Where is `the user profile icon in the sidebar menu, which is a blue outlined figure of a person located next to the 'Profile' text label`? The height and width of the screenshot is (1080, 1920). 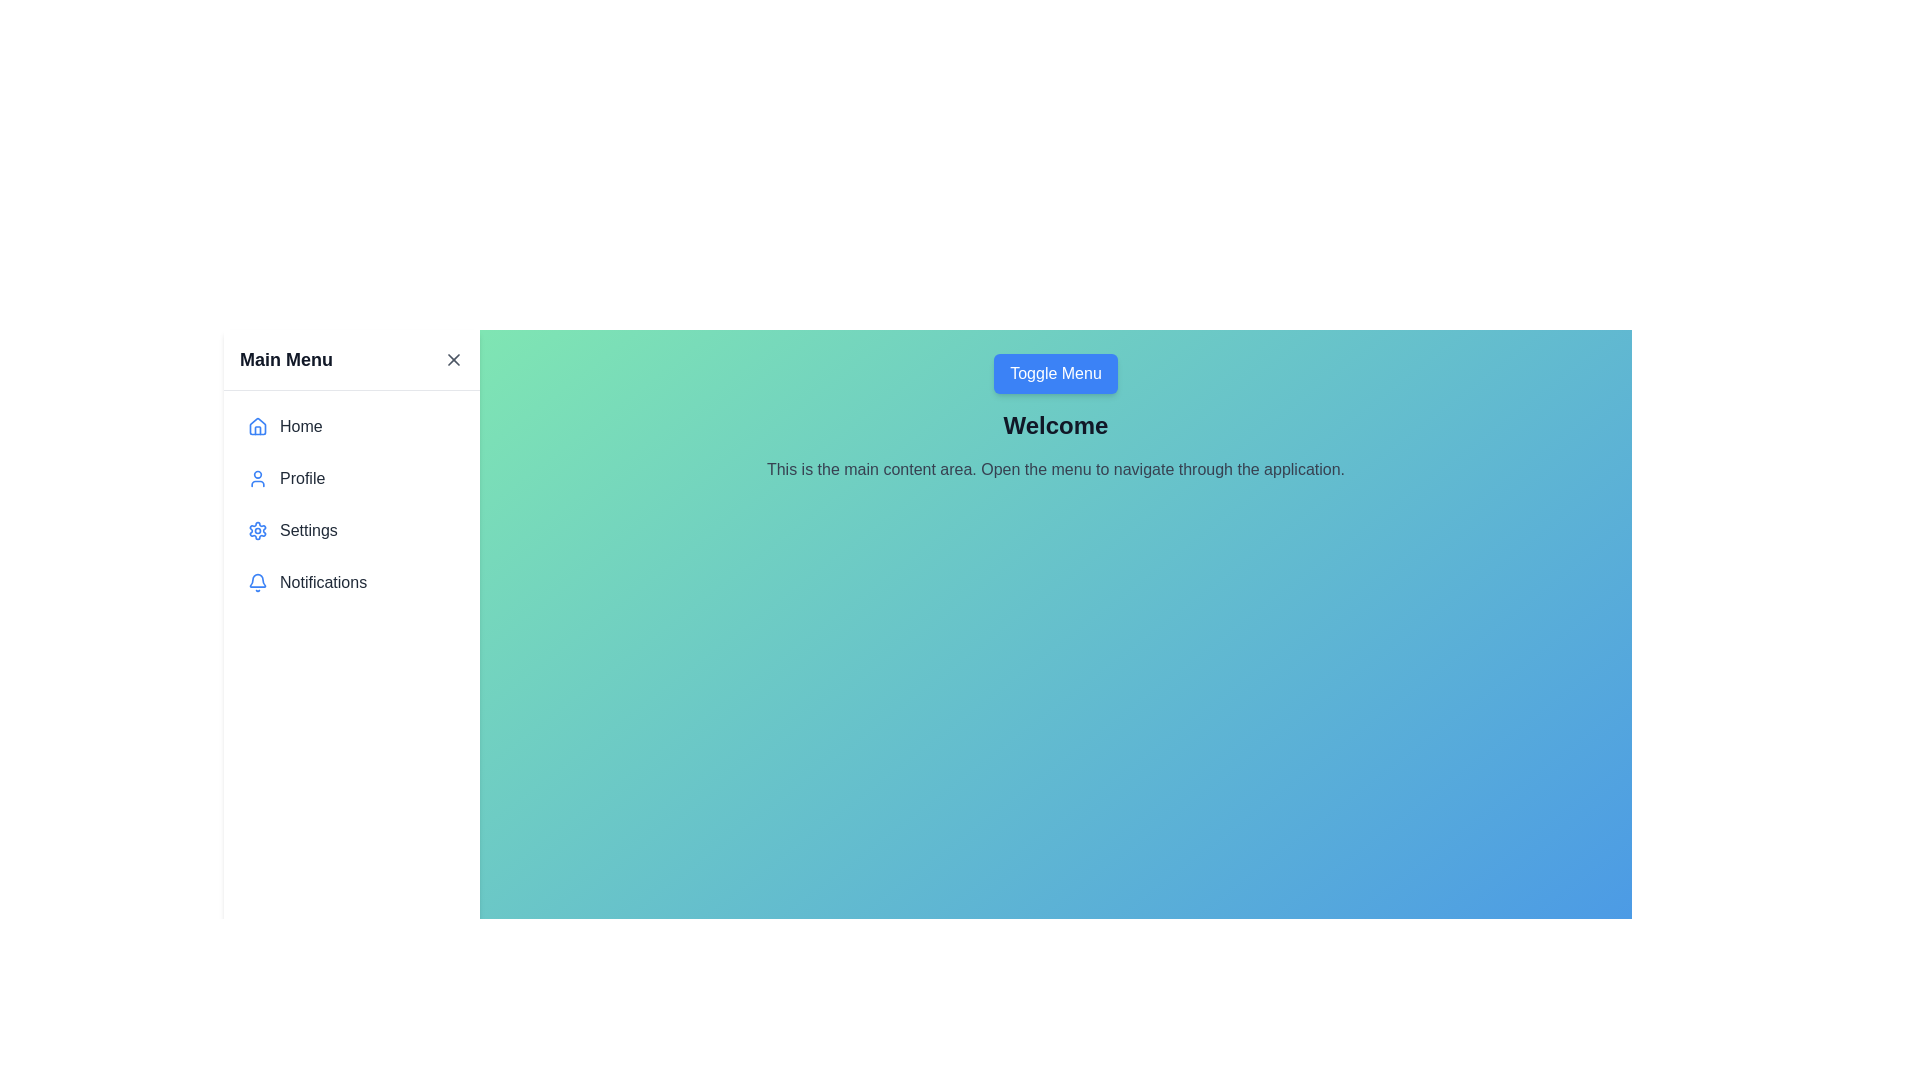 the user profile icon in the sidebar menu, which is a blue outlined figure of a person located next to the 'Profile' text label is located at coordinates (257, 478).